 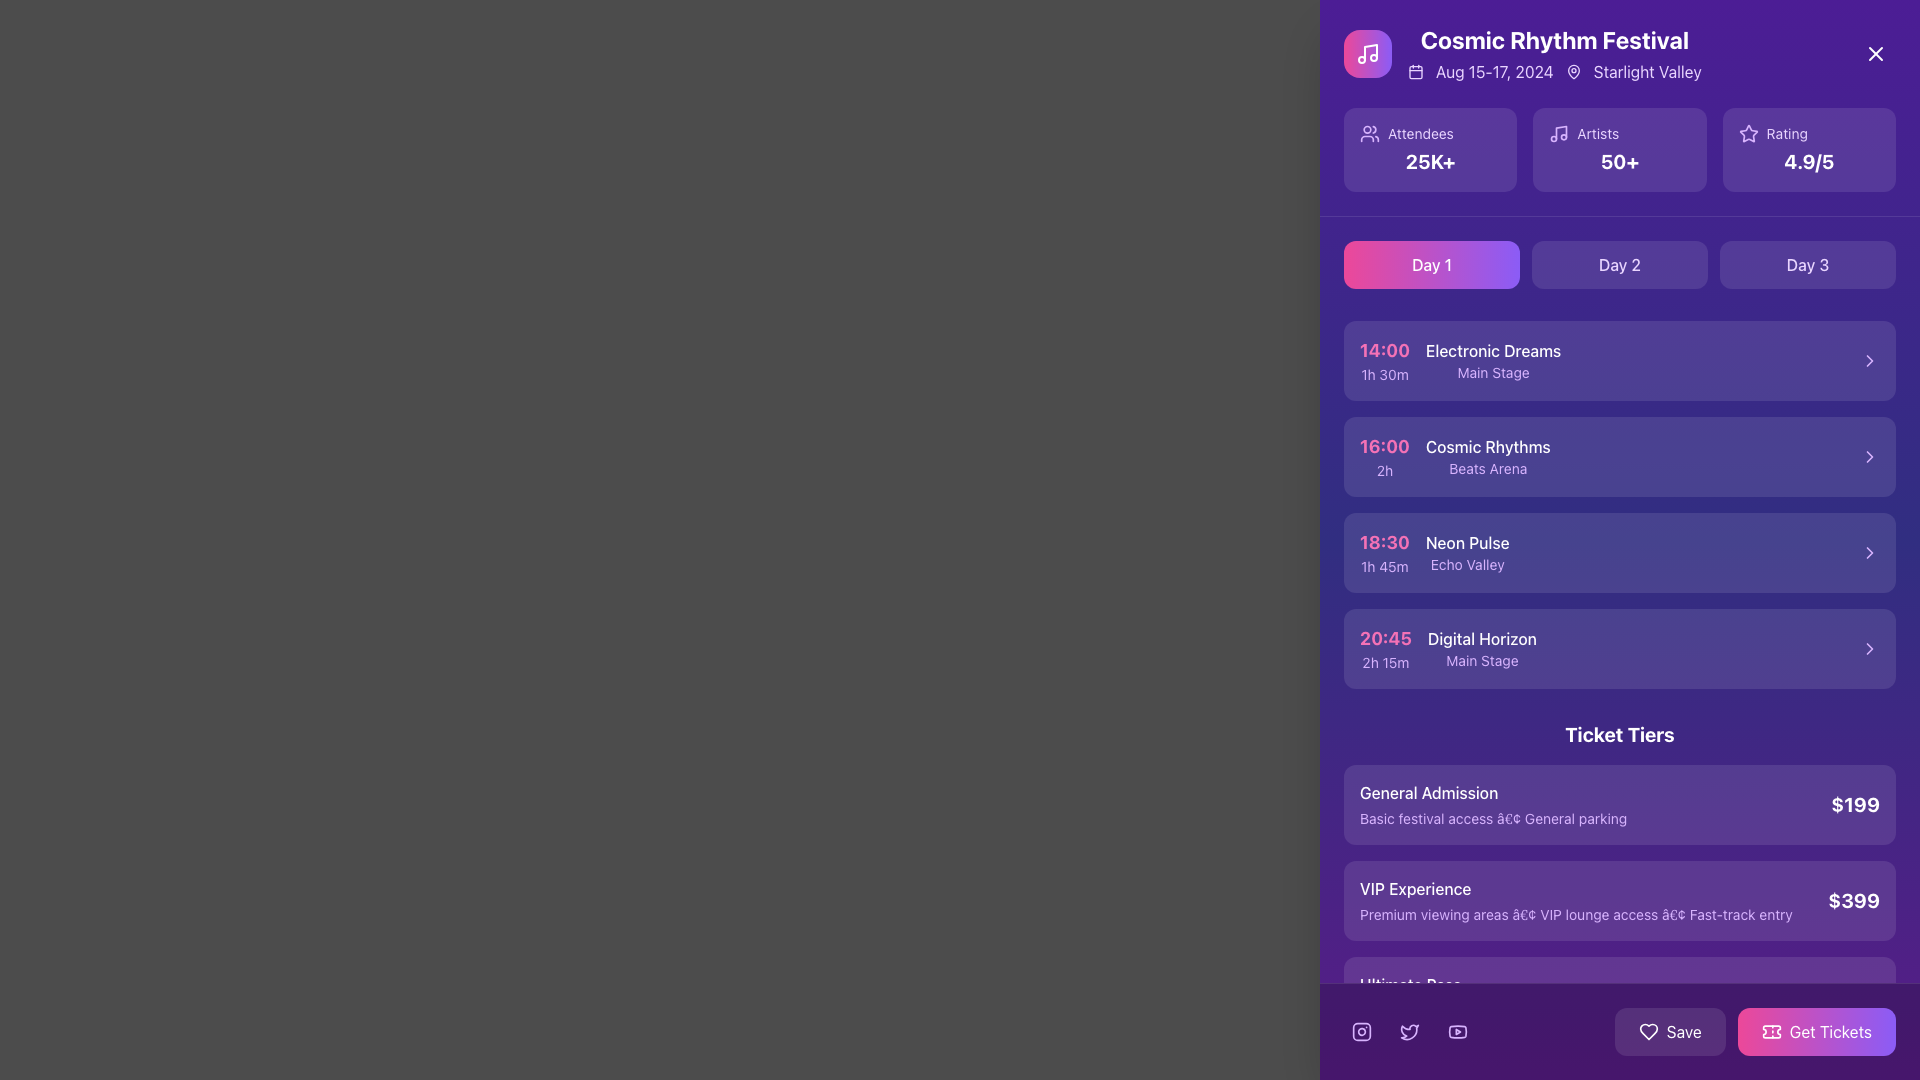 I want to click on numeric value '25K+' displayed in large, bold, white letters on a purple rectangular background under the label 'Attendees.', so click(x=1429, y=161).